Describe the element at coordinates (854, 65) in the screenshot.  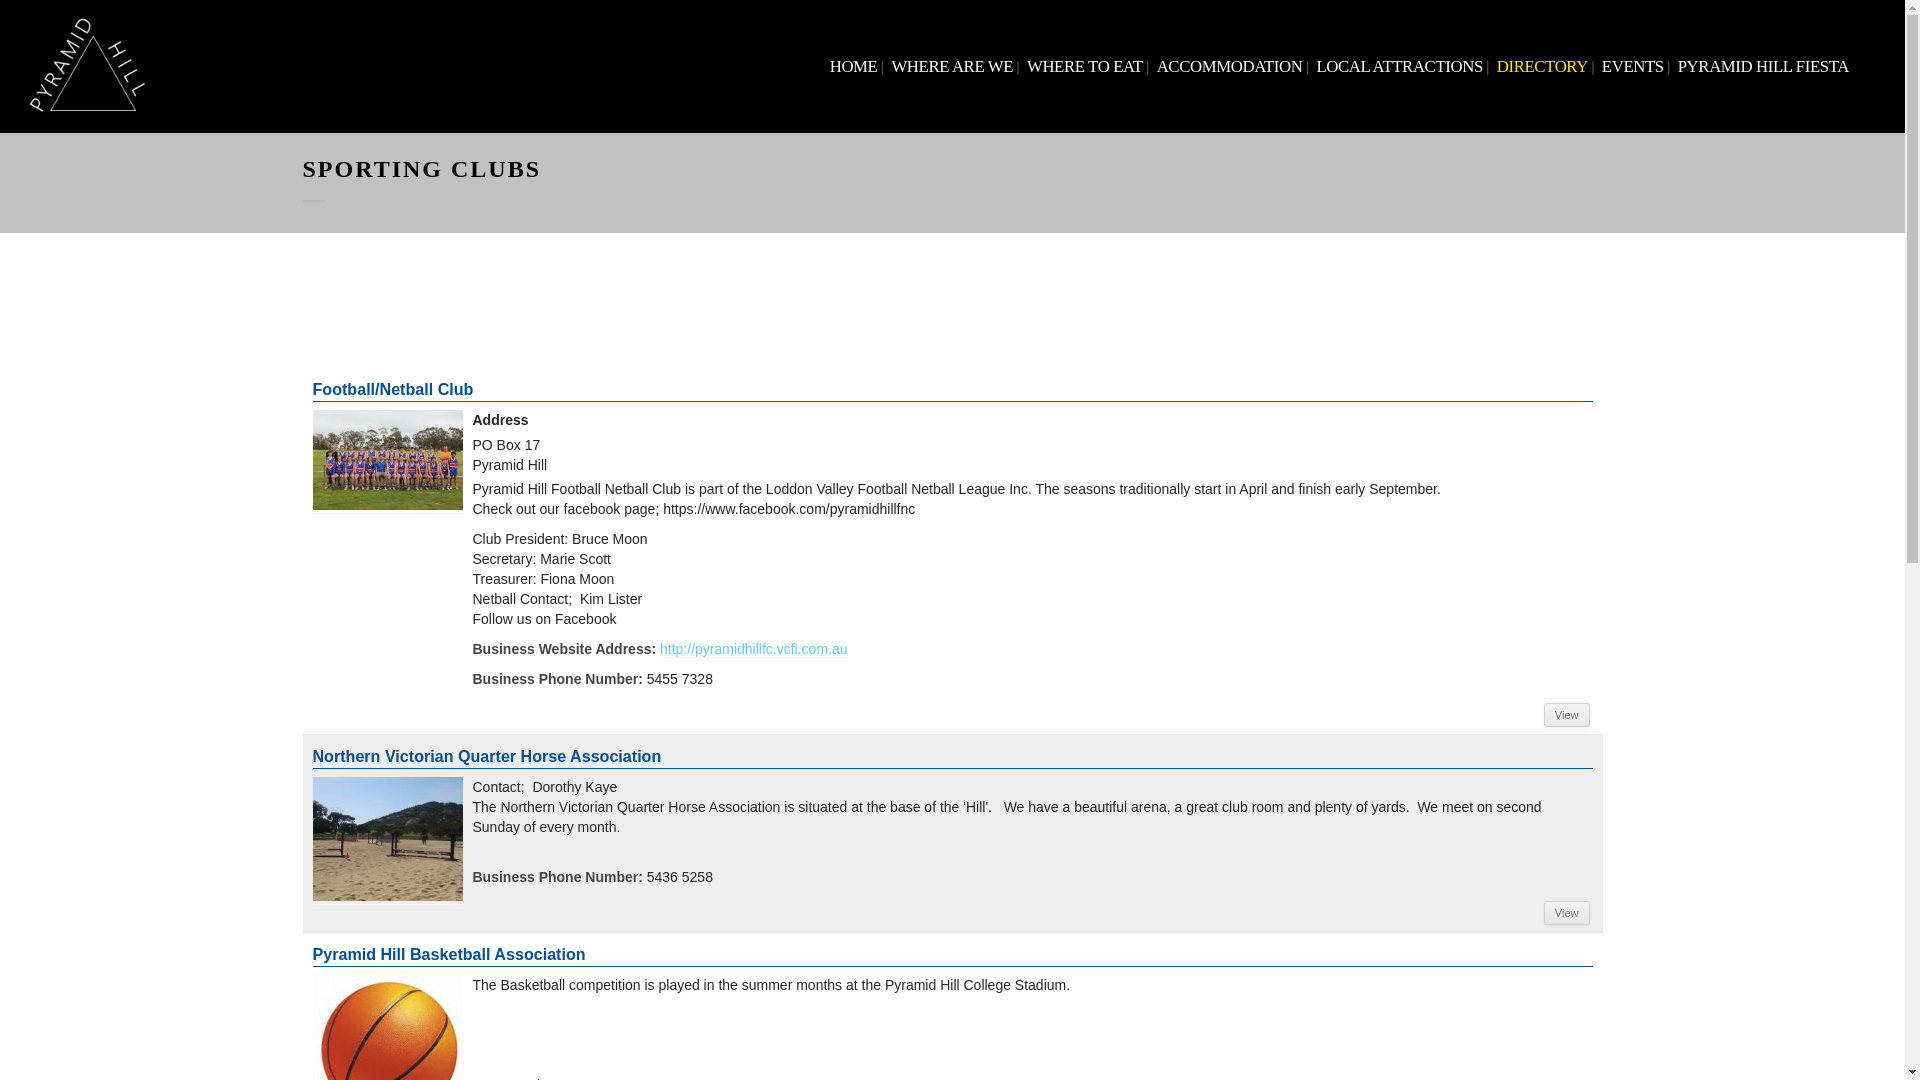
I see `'HOME'` at that location.